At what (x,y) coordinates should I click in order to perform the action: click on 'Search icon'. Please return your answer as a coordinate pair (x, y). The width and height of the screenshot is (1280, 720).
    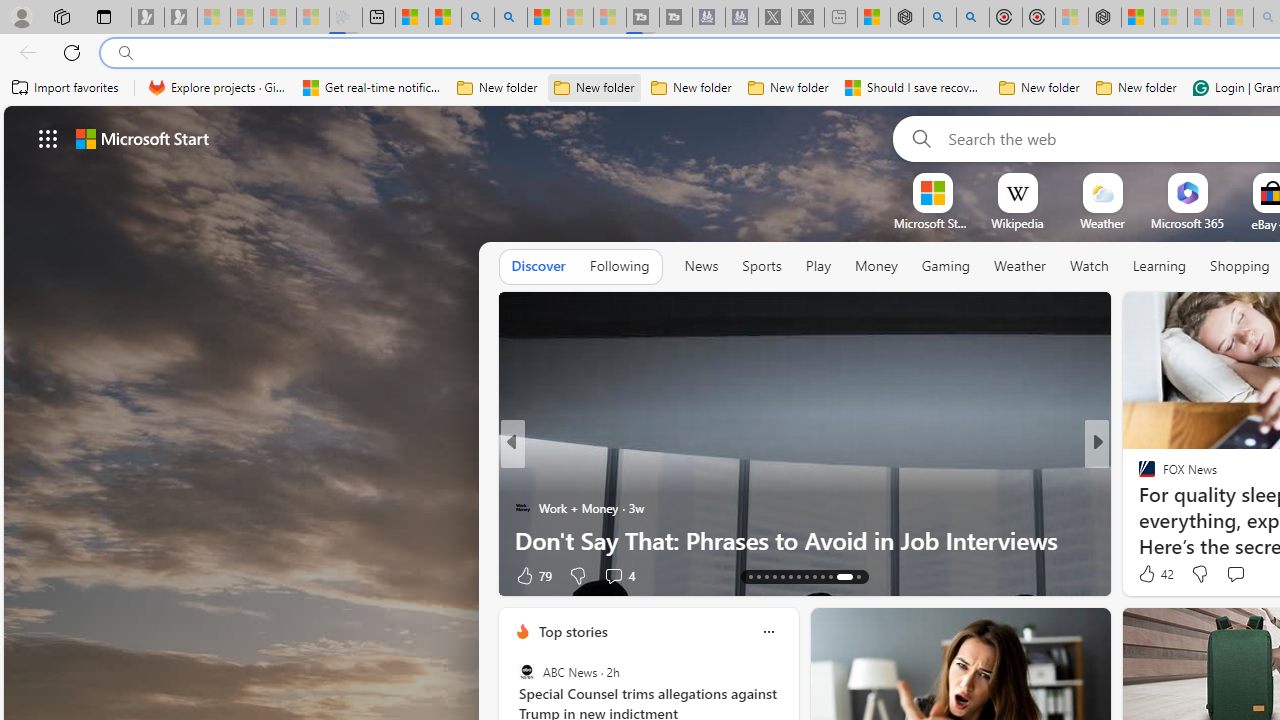
    Looking at the image, I should click on (125, 52).